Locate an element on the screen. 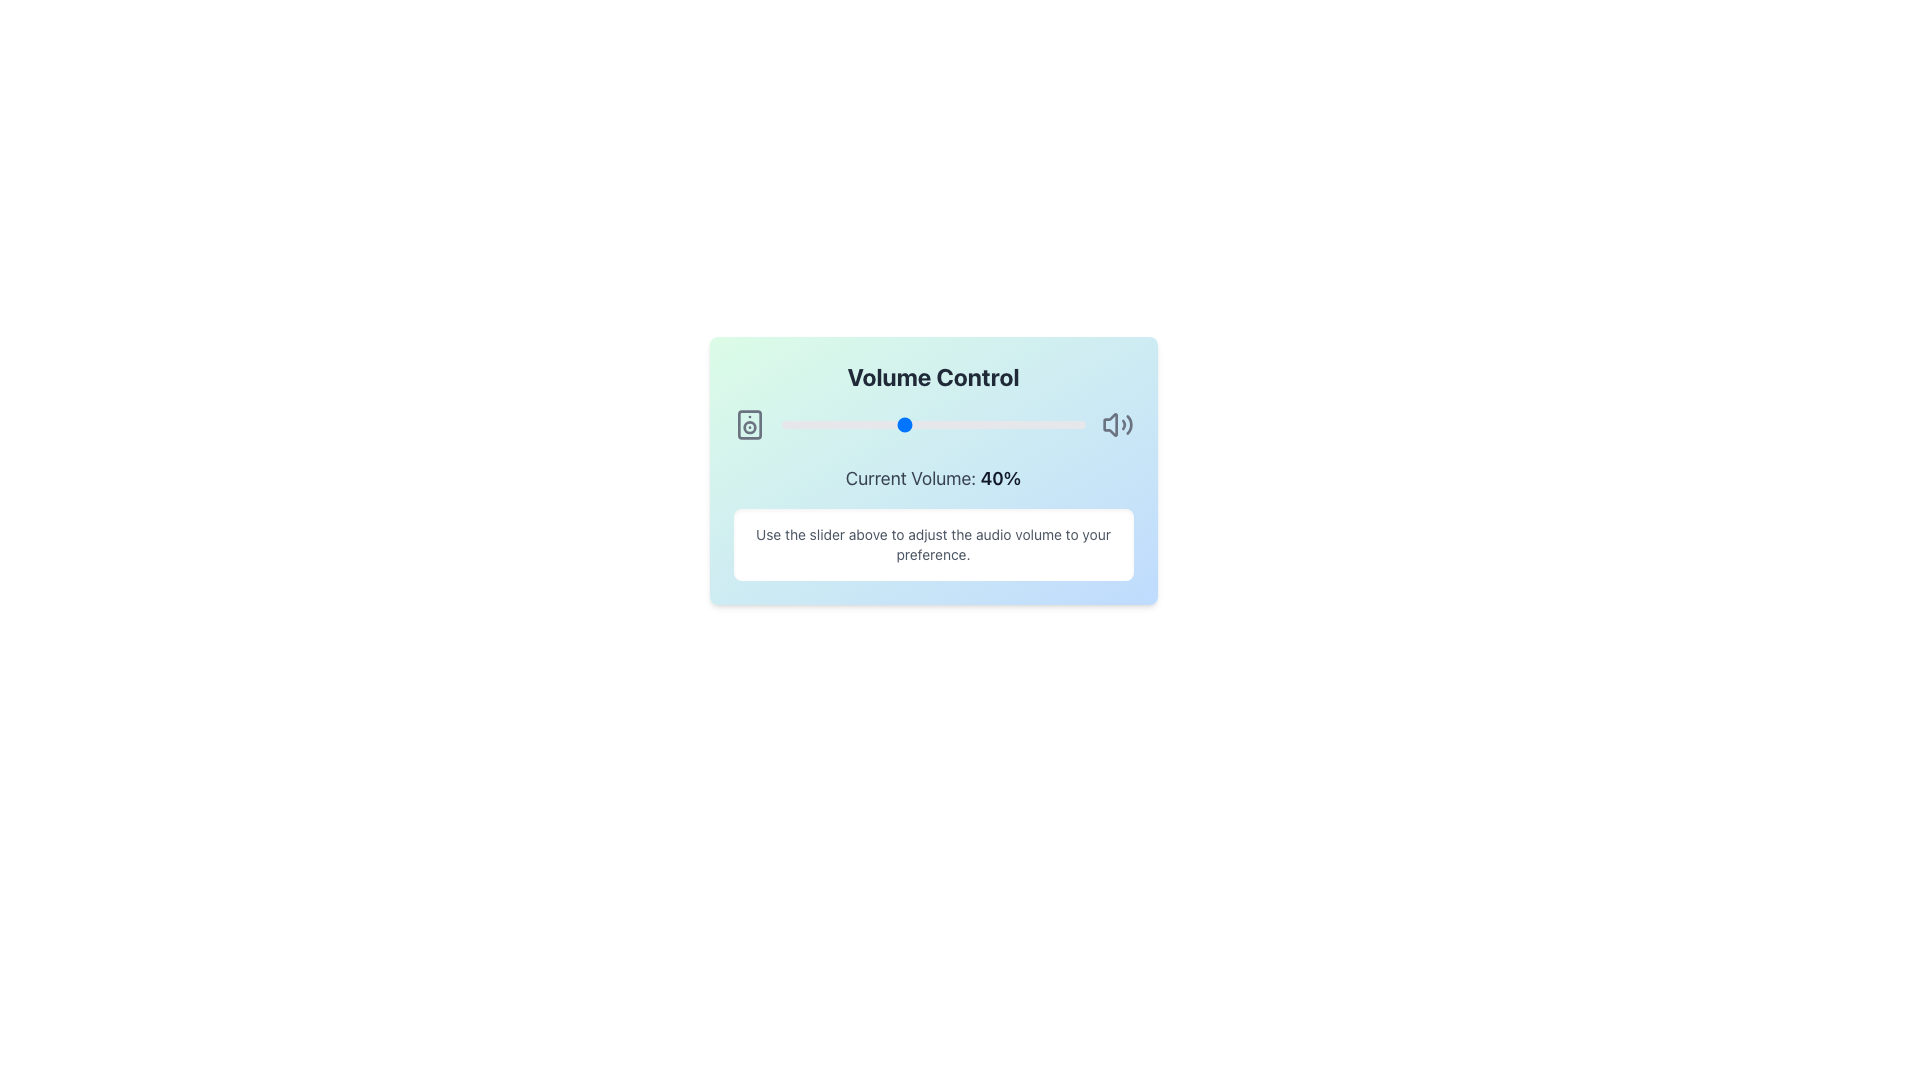 The height and width of the screenshot is (1080, 1920). the curved, line-based shape resembling a sound wave located on the right side of the interface, close to the volume icon is located at coordinates (1129, 423).